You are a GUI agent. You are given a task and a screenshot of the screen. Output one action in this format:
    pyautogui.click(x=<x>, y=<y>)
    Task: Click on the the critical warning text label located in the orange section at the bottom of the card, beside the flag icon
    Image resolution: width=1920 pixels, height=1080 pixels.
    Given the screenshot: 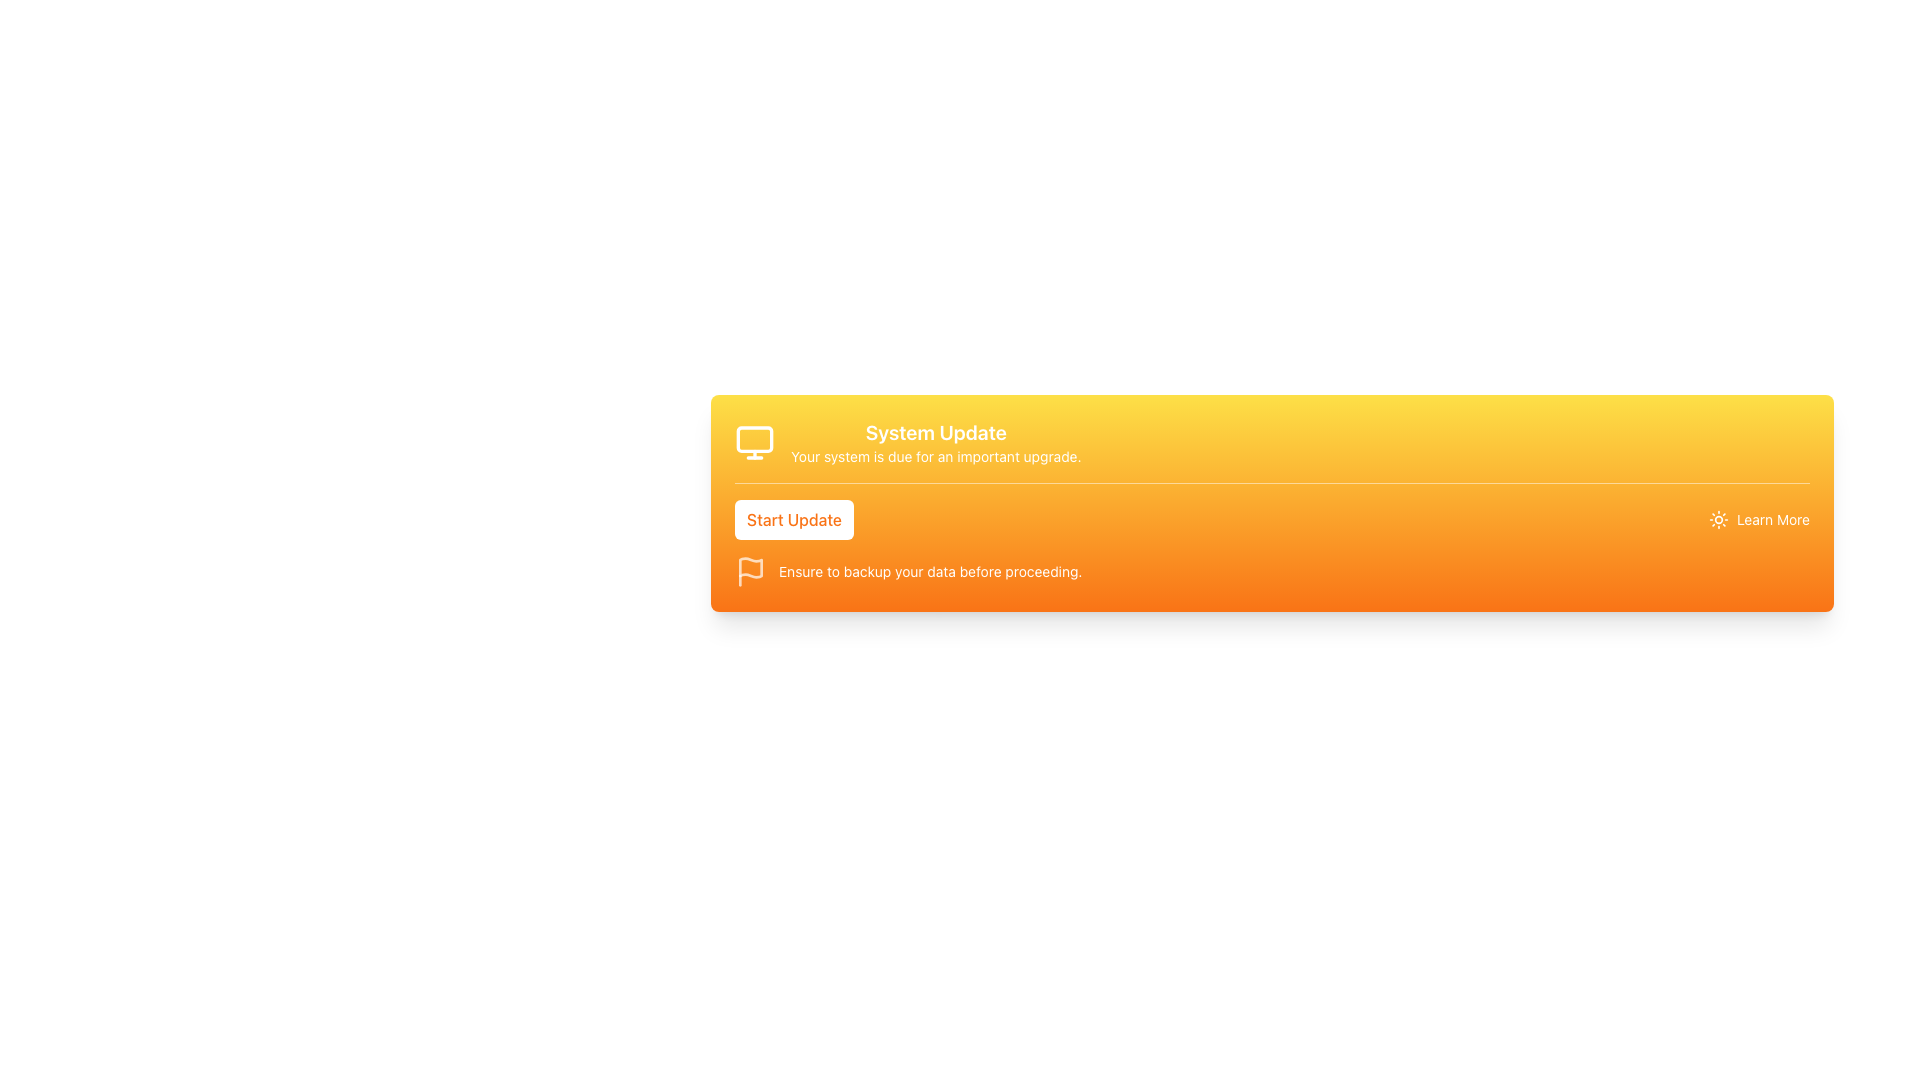 What is the action you would take?
    pyautogui.click(x=929, y=571)
    